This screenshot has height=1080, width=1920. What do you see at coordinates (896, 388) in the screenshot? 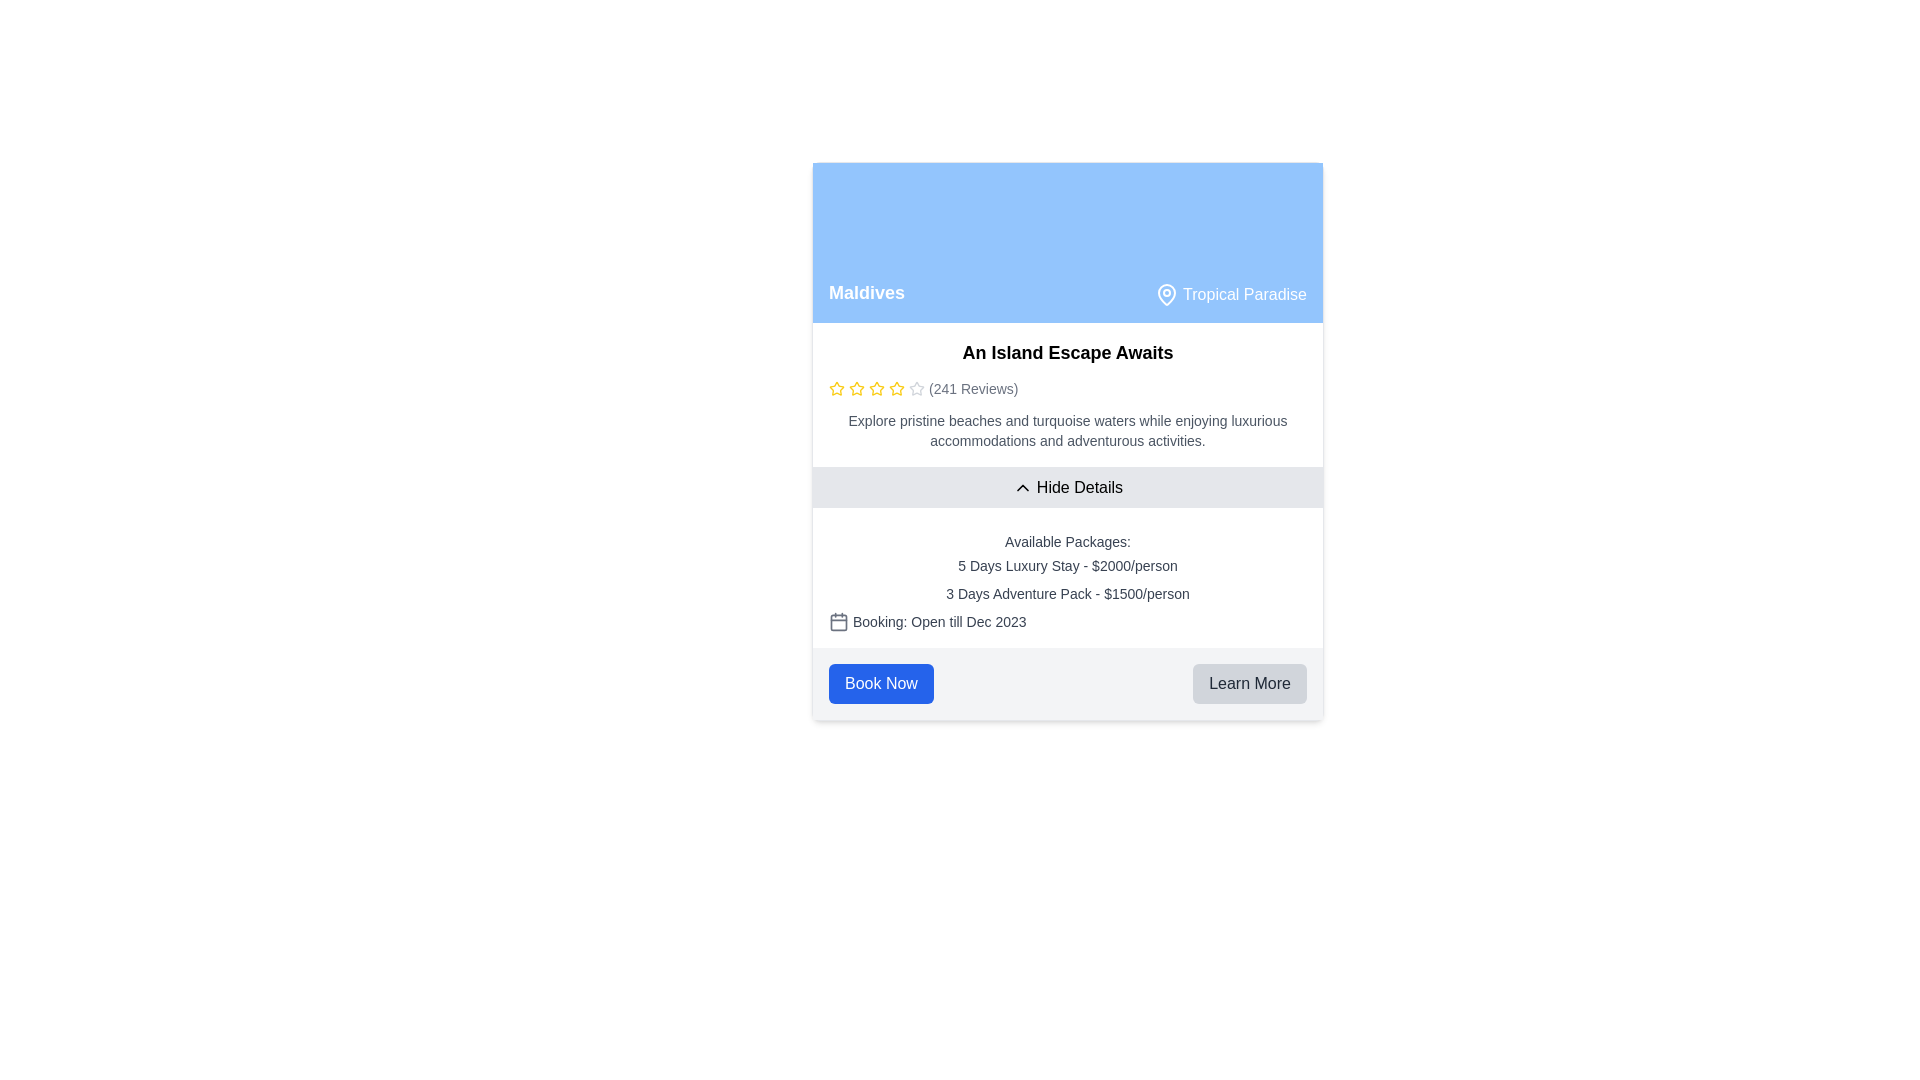
I see `the first star-shaped icon with a yellow border, used for rating, located below the title 'An Island Escape Awaits' to rate it` at bounding box center [896, 388].